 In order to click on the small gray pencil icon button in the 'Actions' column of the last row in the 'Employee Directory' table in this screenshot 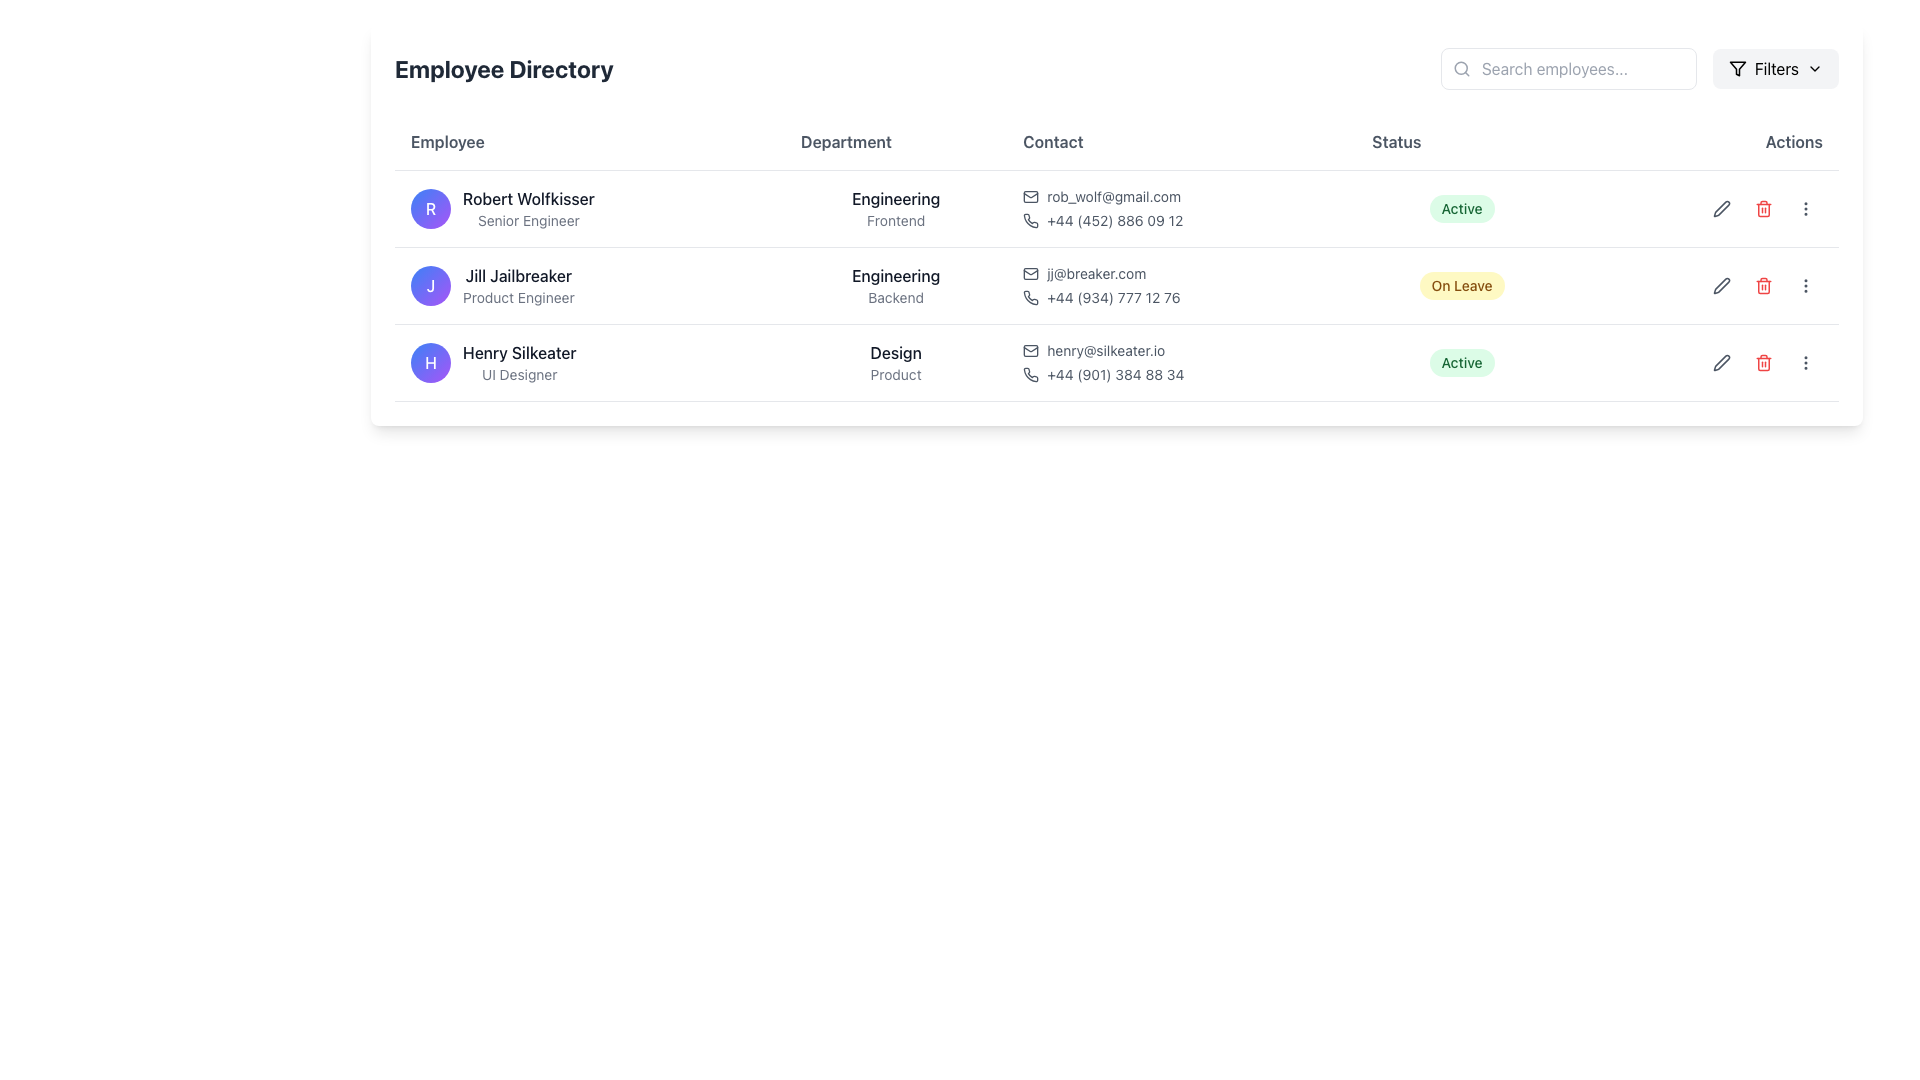, I will do `click(1721, 362)`.